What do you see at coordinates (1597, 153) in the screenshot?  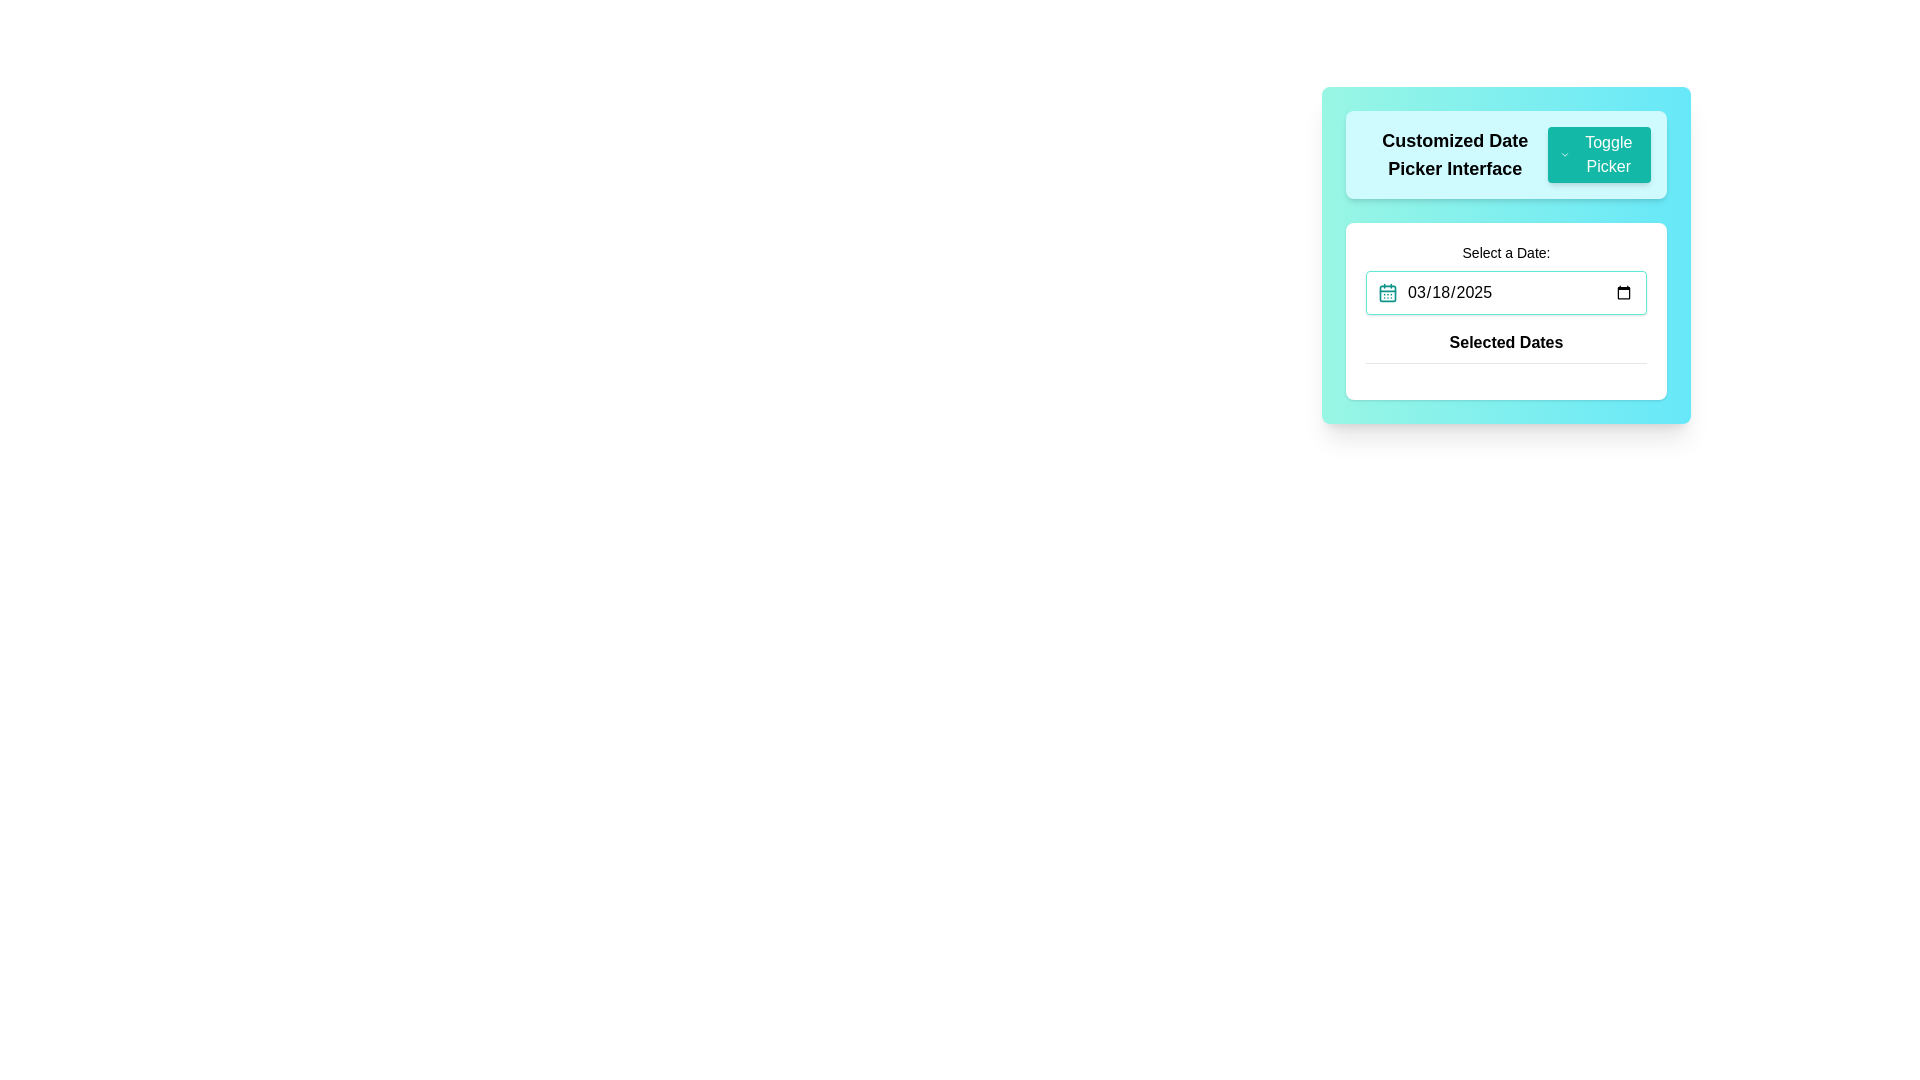 I see `the button` at bounding box center [1597, 153].